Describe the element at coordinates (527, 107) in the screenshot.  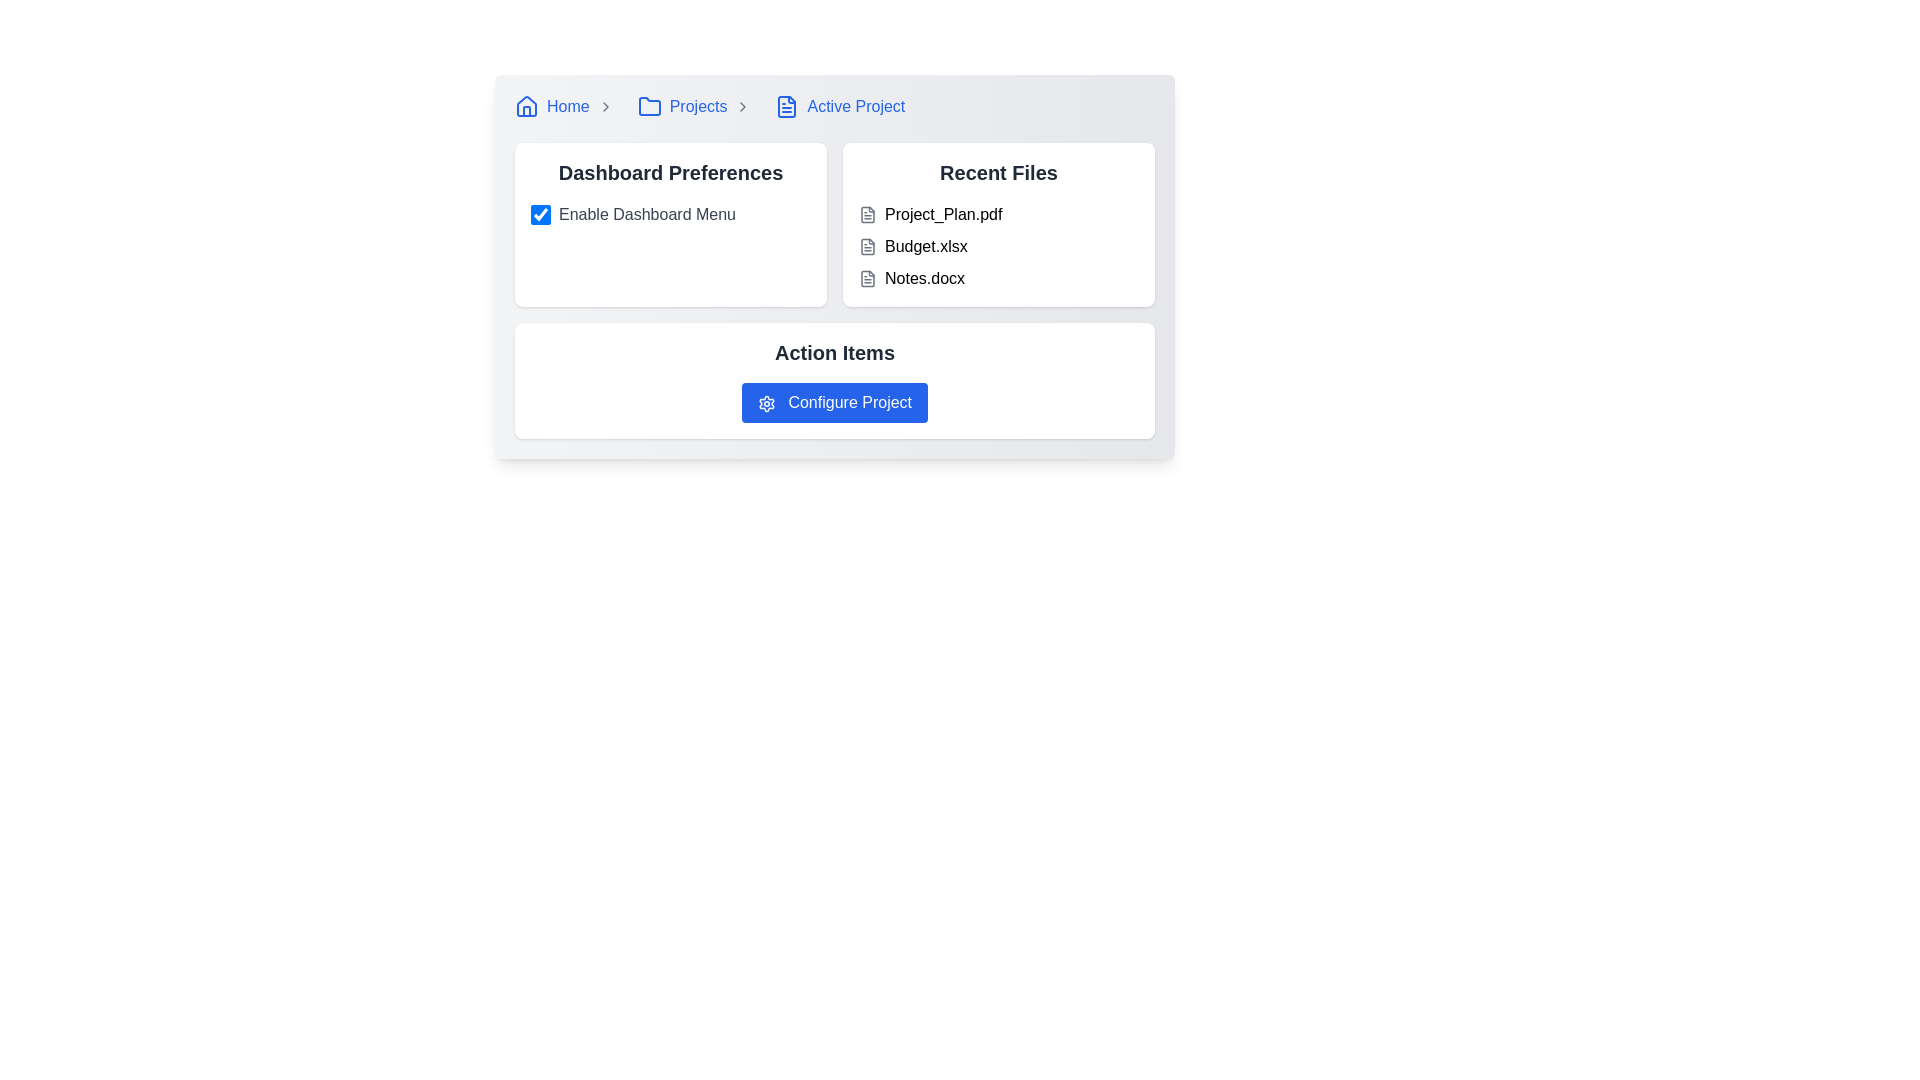
I see `the house icon in the breadcrumb navigation bar for accessibility` at that location.